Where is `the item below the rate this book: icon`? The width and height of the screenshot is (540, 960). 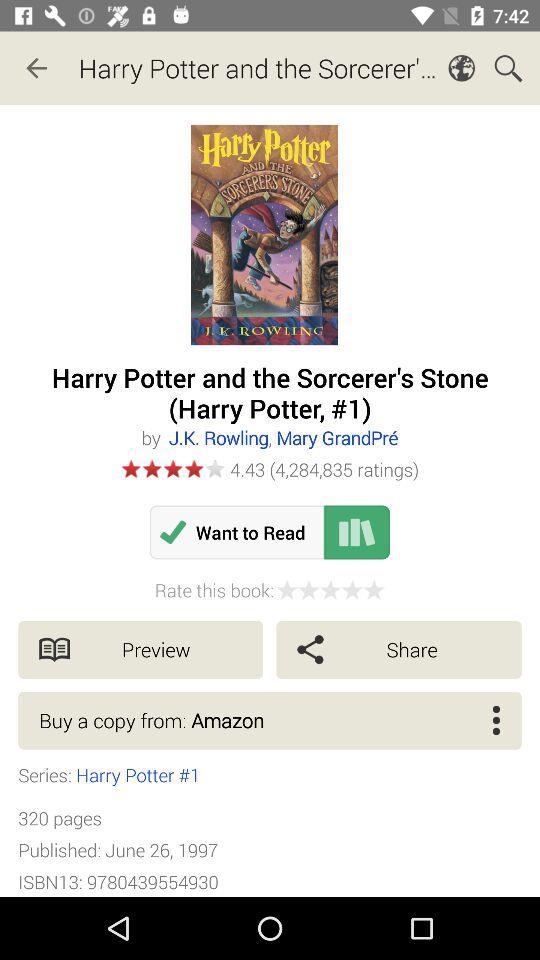
the item below the rate this book: icon is located at coordinates (139, 648).